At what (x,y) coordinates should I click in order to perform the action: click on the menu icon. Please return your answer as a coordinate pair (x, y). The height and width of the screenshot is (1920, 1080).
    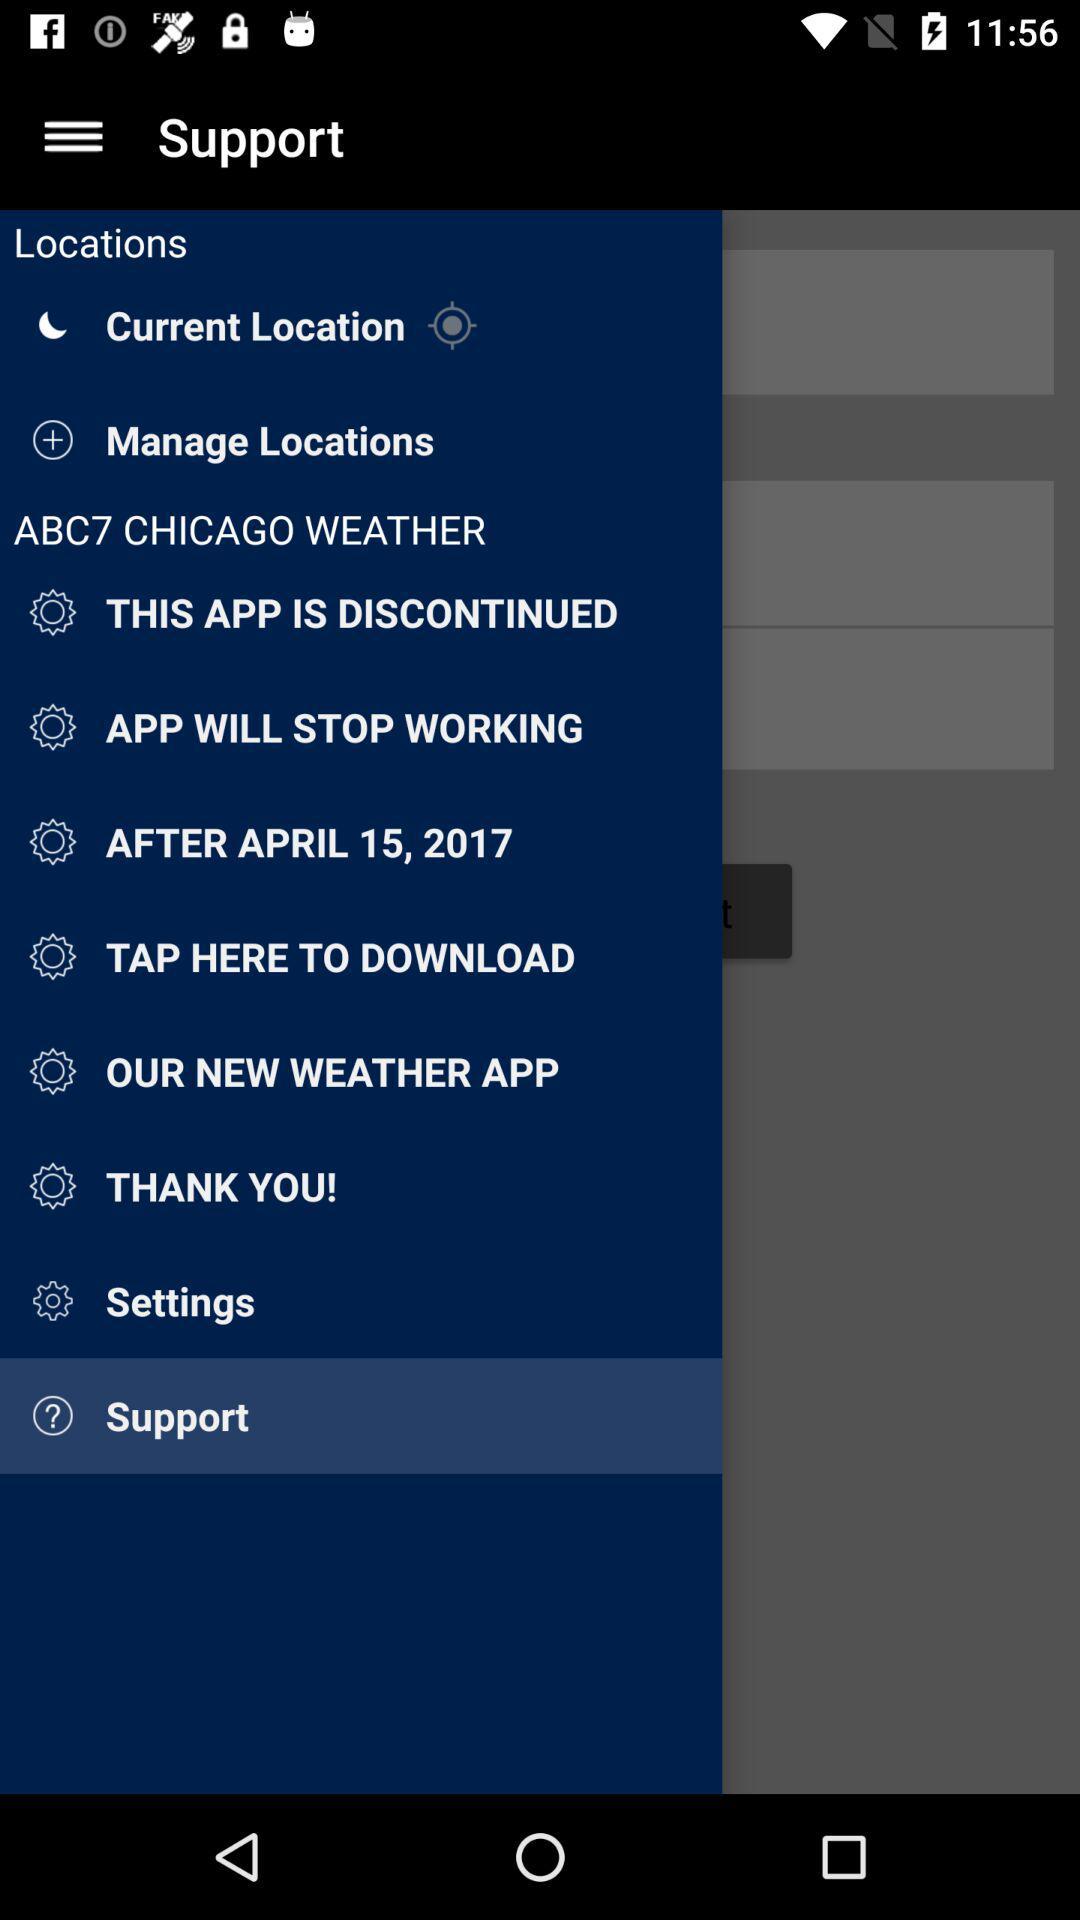
    Looking at the image, I should click on (72, 135).